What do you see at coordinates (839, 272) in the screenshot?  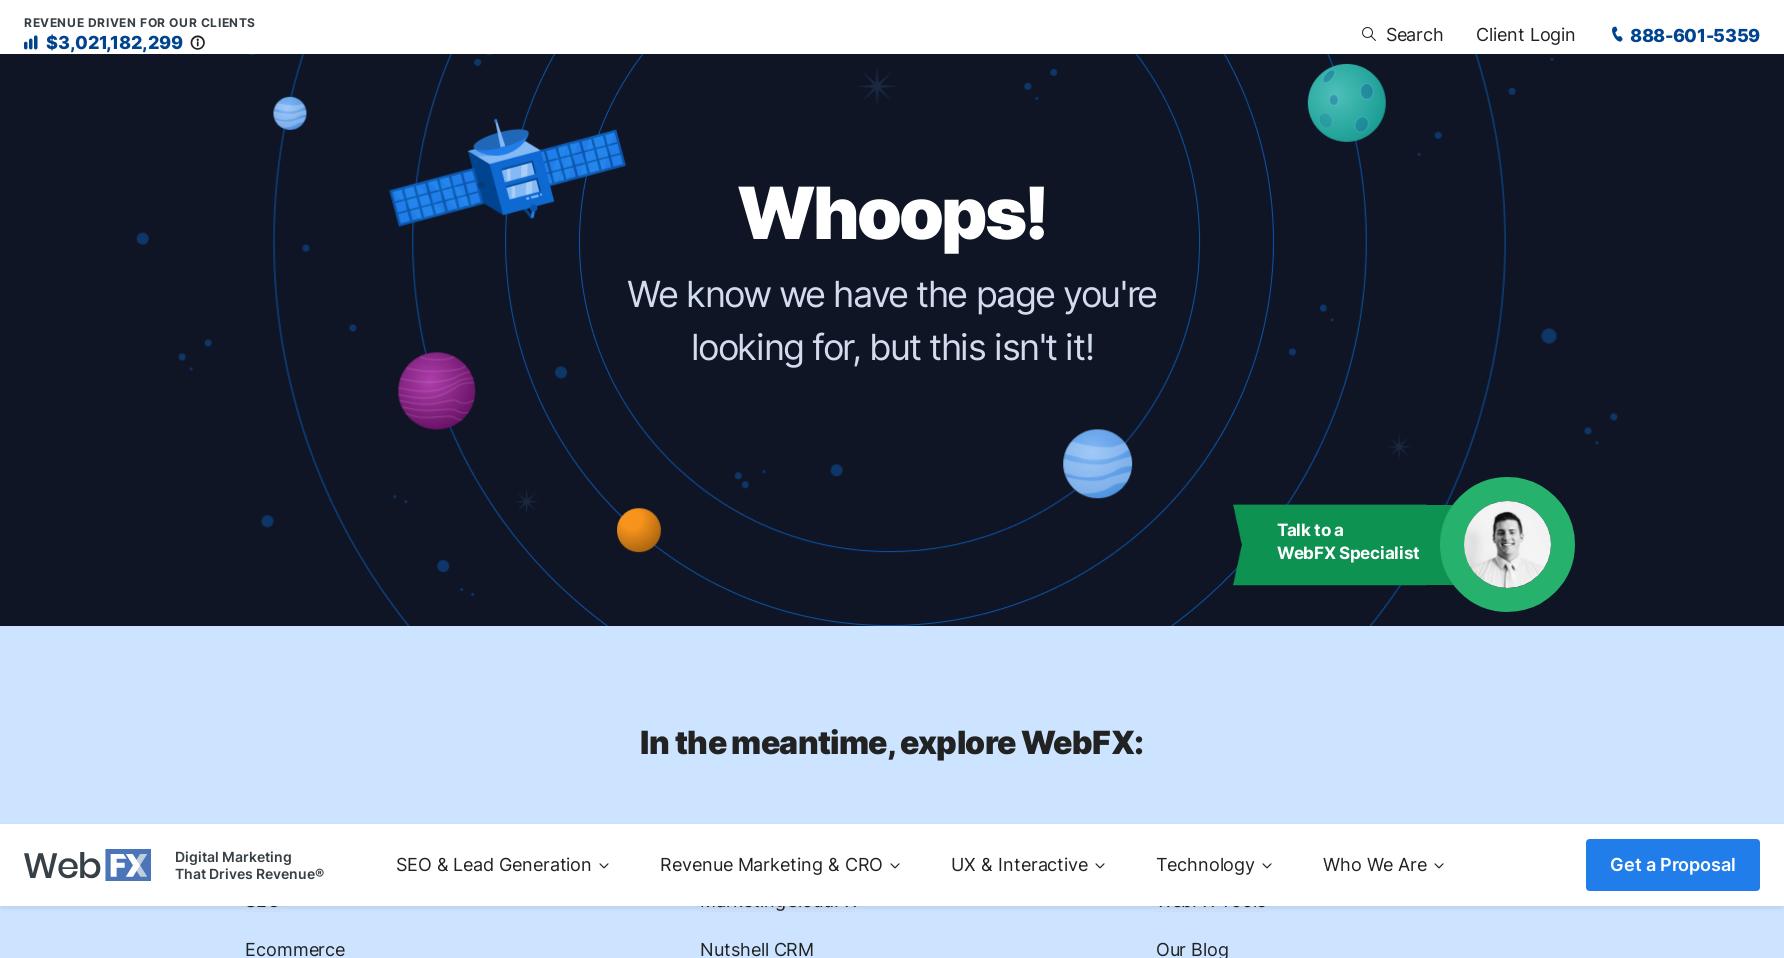 I see `'Salesforce Marketing Automation'` at bounding box center [839, 272].